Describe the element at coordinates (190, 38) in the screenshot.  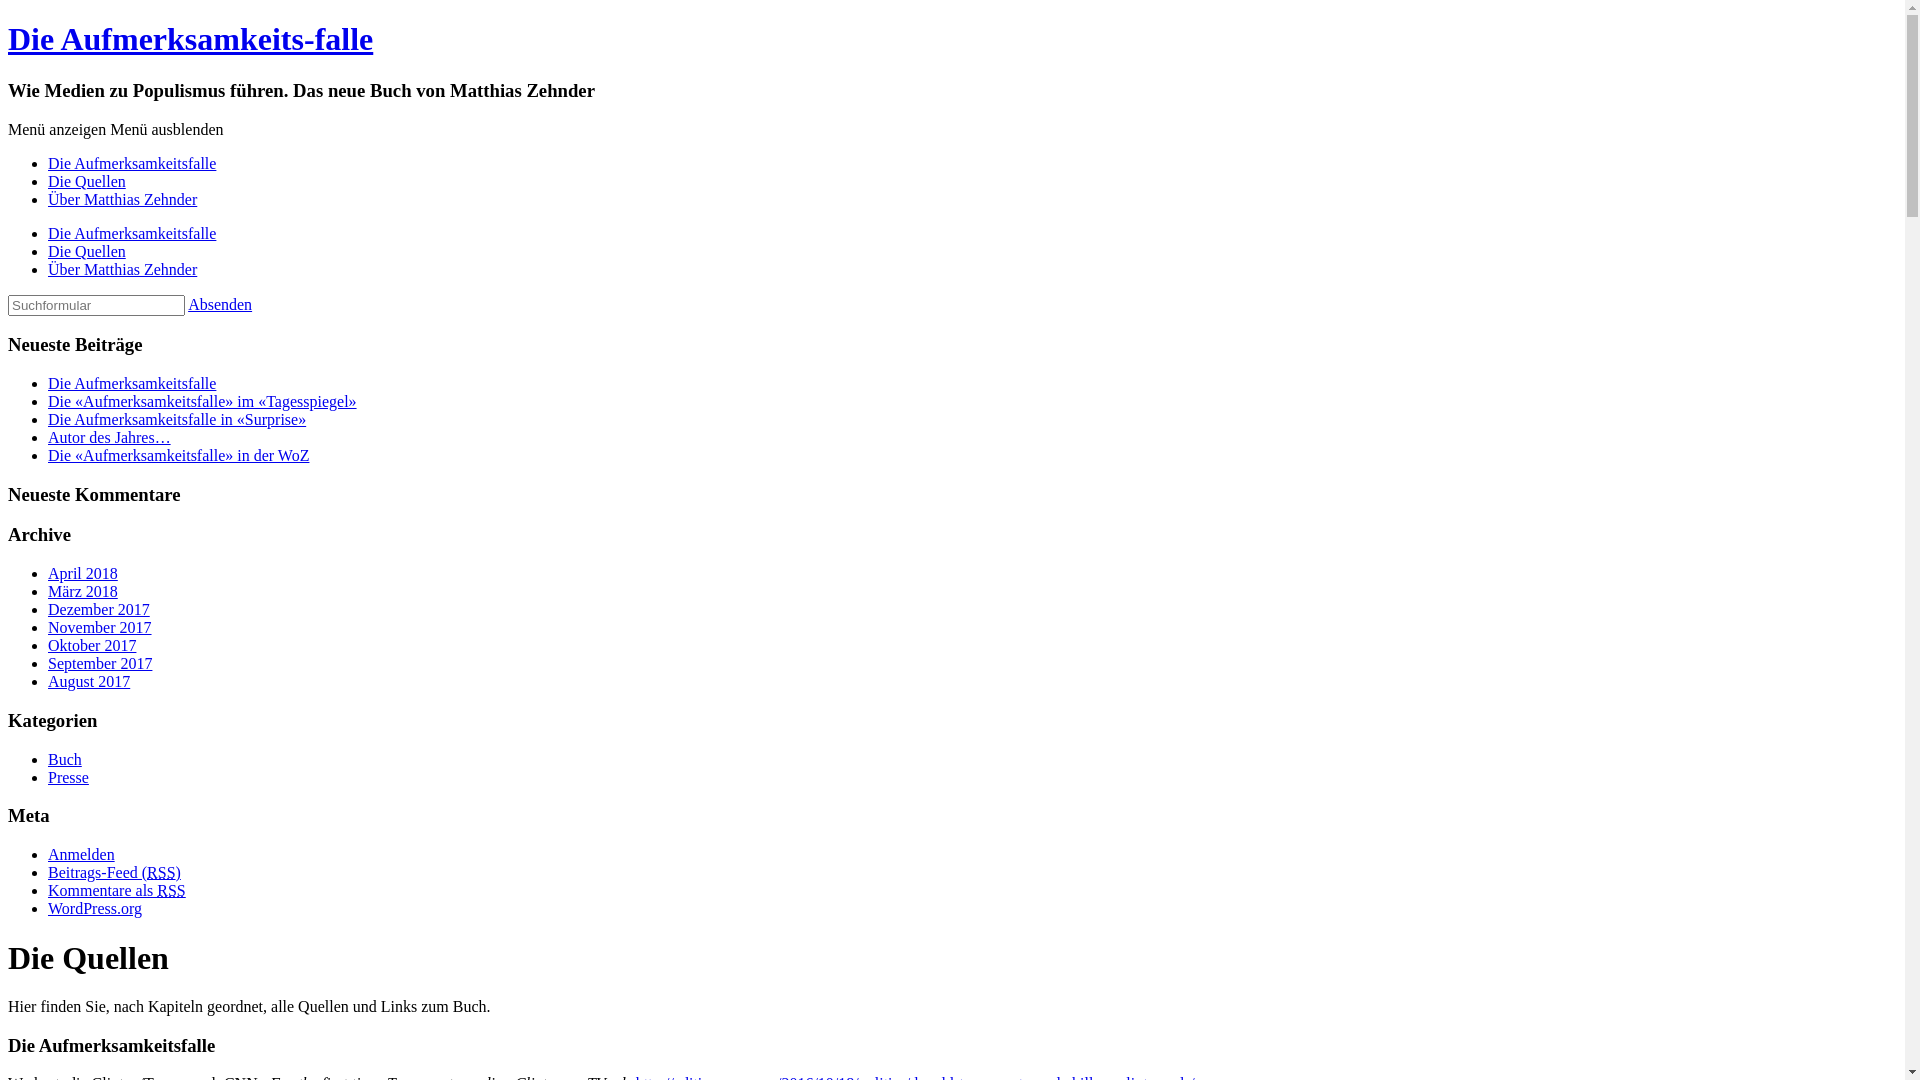
I see `'Die Aufmerksamkeits-falle'` at that location.